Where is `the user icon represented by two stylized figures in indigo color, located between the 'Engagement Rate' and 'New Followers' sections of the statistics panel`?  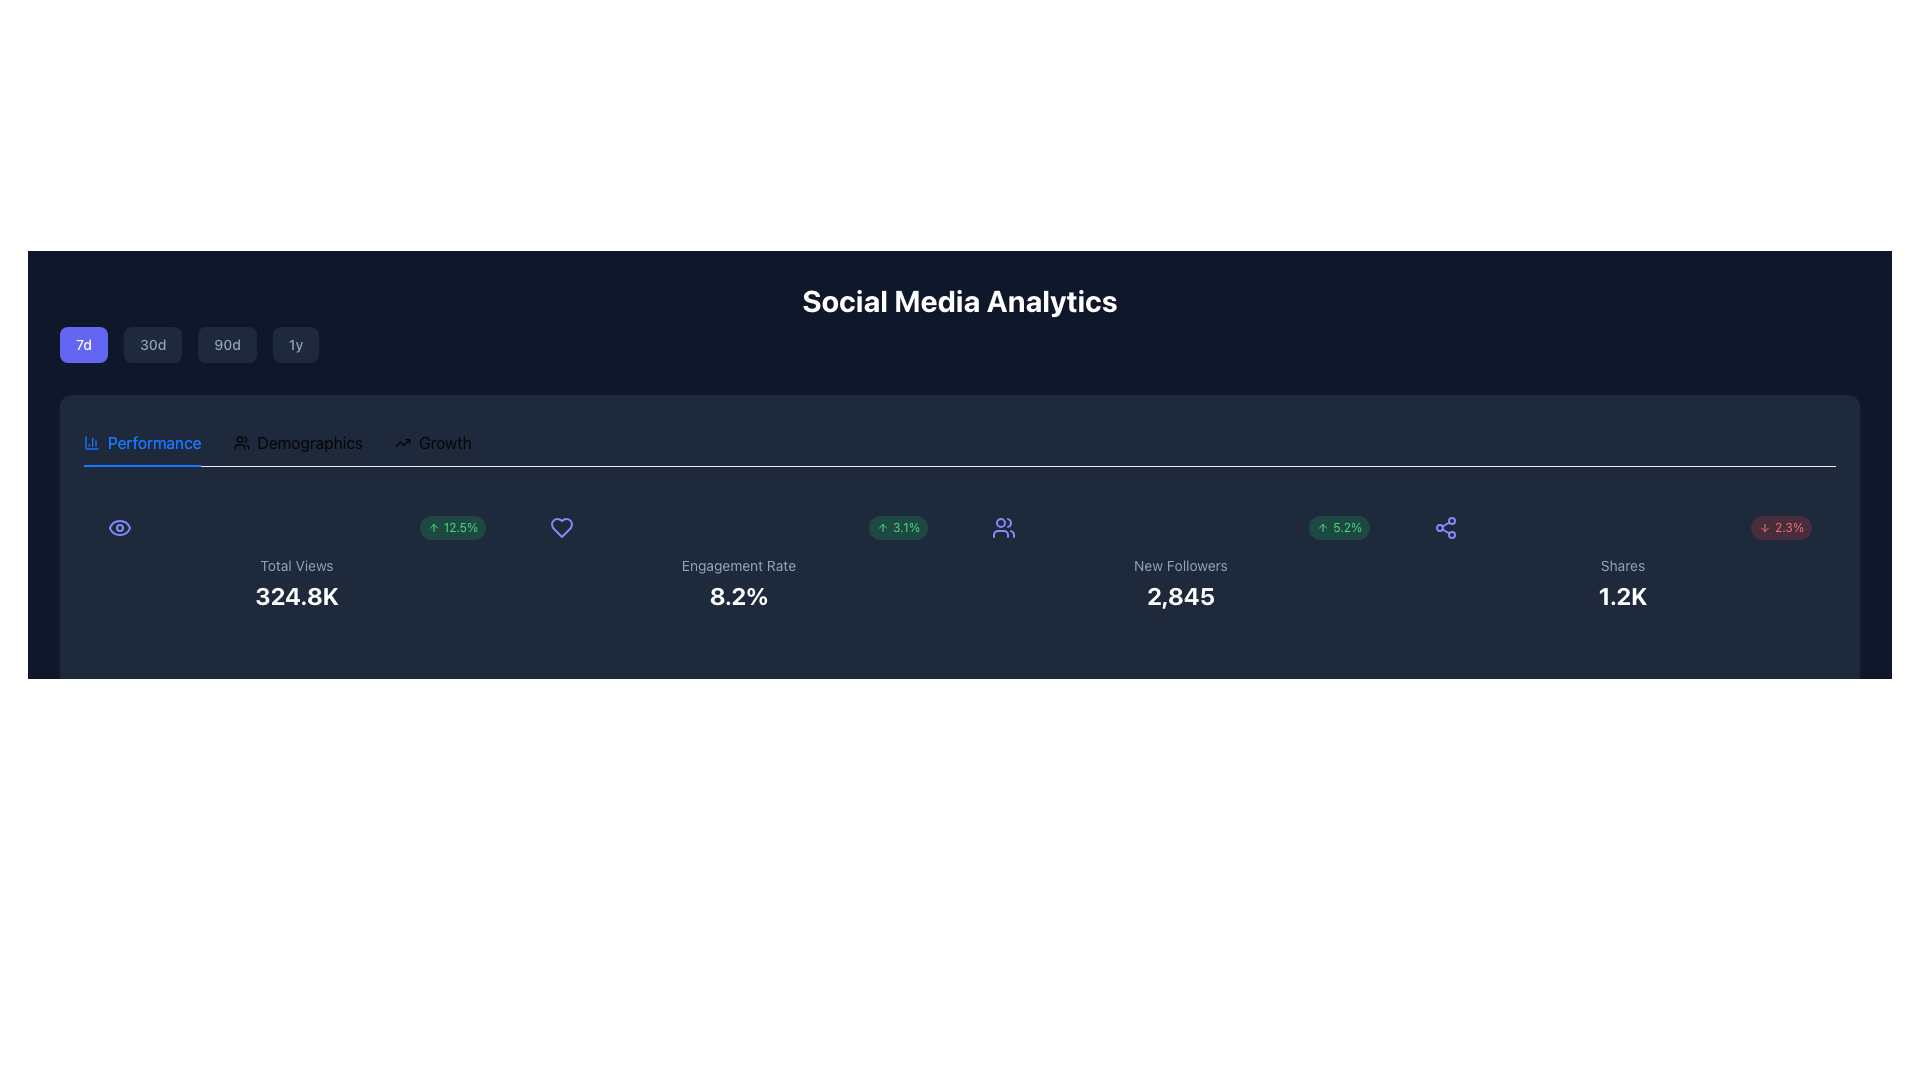 the user icon represented by two stylized figures in indigo color, located between the 'Engagement Rate' and 'New Followers' sections of the statistics panel is located at coordinates (1003, 527).